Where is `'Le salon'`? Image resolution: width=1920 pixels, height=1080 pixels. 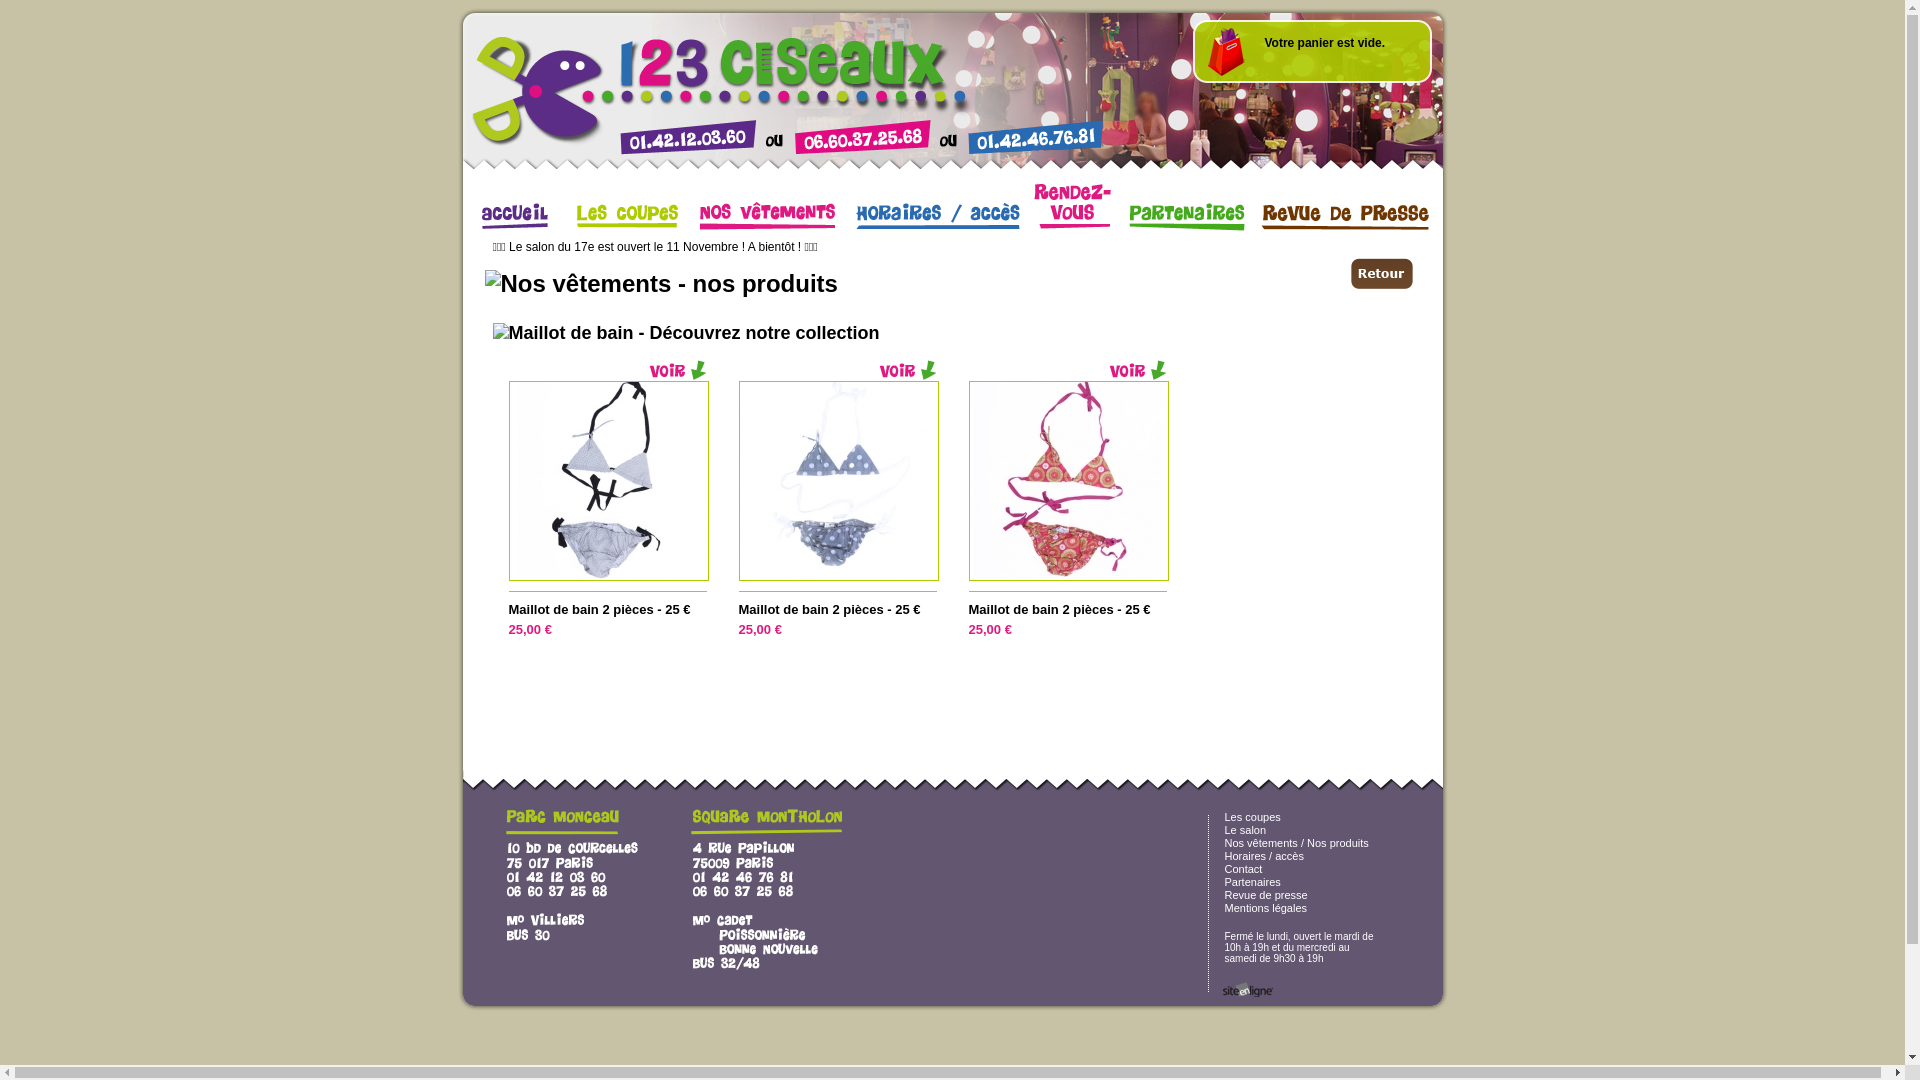 'Le salon' is located at coordinates (1243, 829).